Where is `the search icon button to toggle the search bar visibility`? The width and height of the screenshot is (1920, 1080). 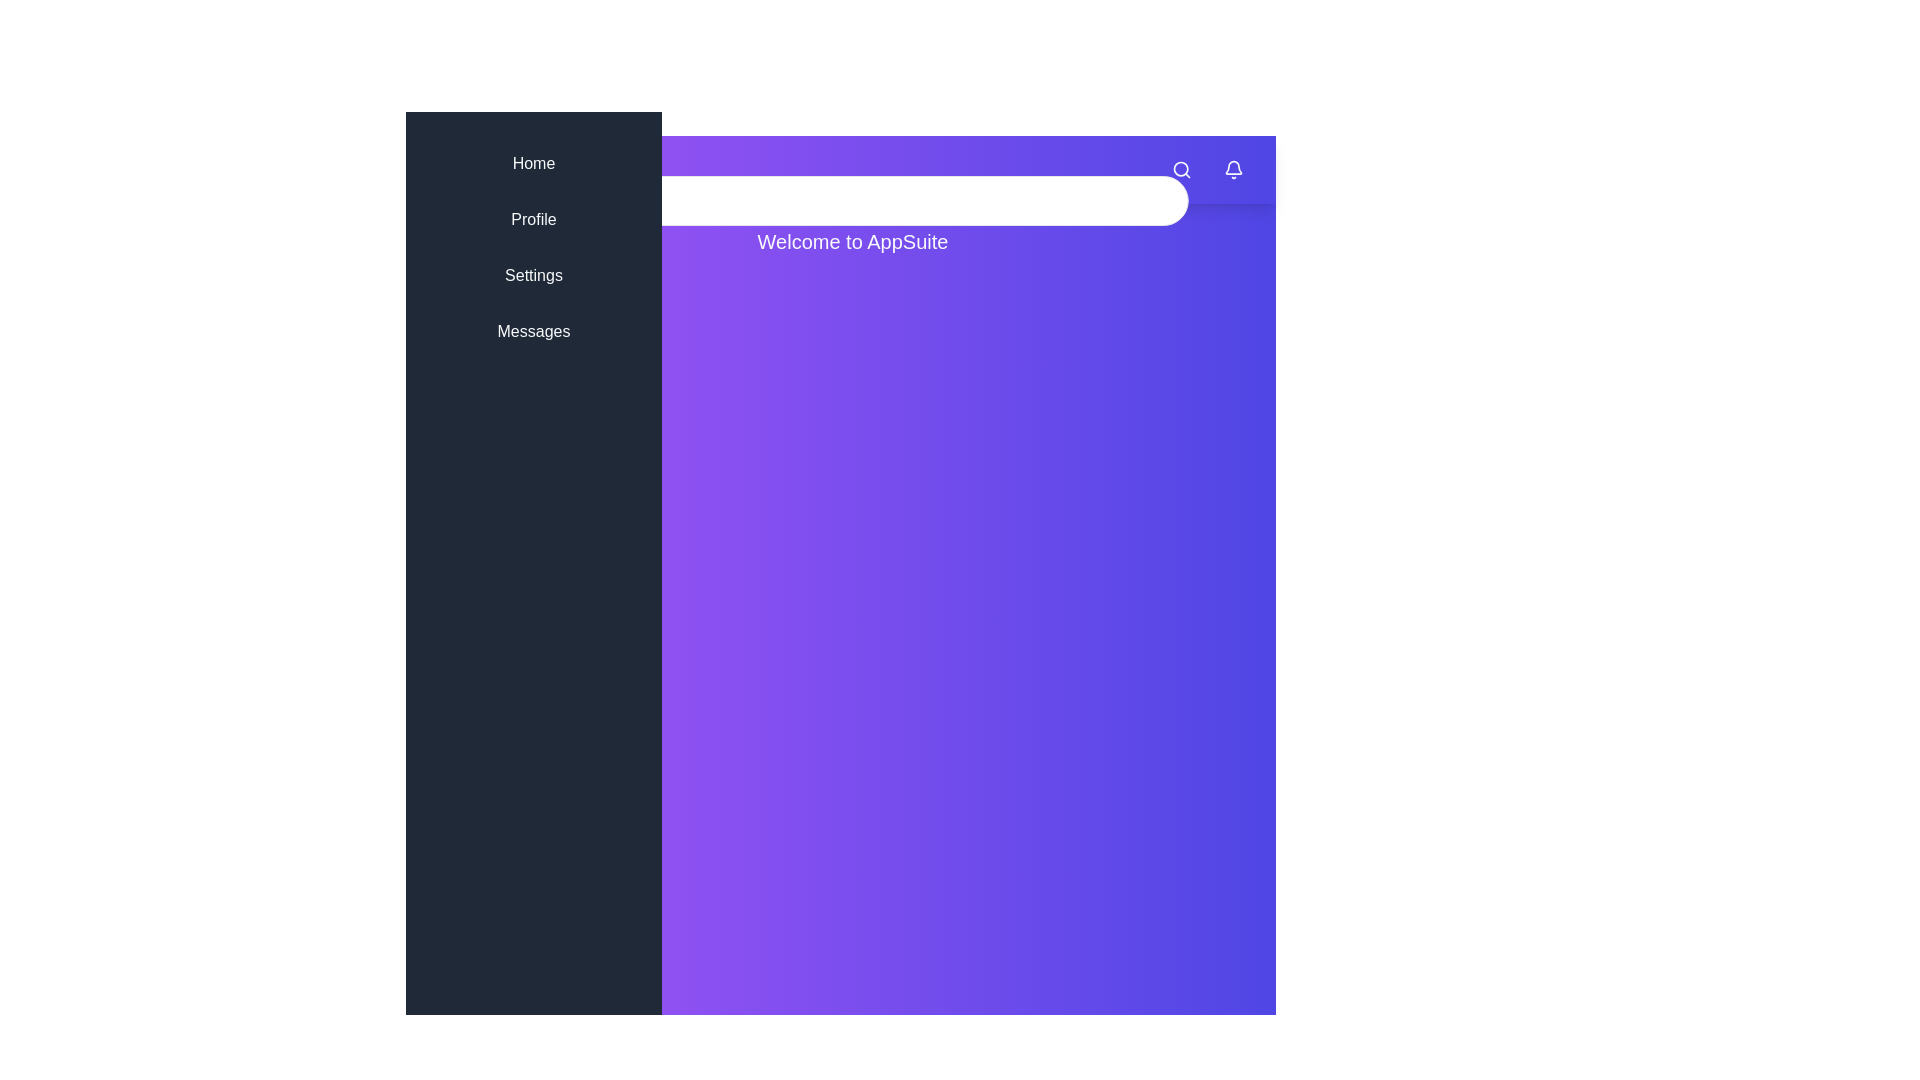 the search icon button to toggle the search bar visibility is located at coordinates (1181, 168).